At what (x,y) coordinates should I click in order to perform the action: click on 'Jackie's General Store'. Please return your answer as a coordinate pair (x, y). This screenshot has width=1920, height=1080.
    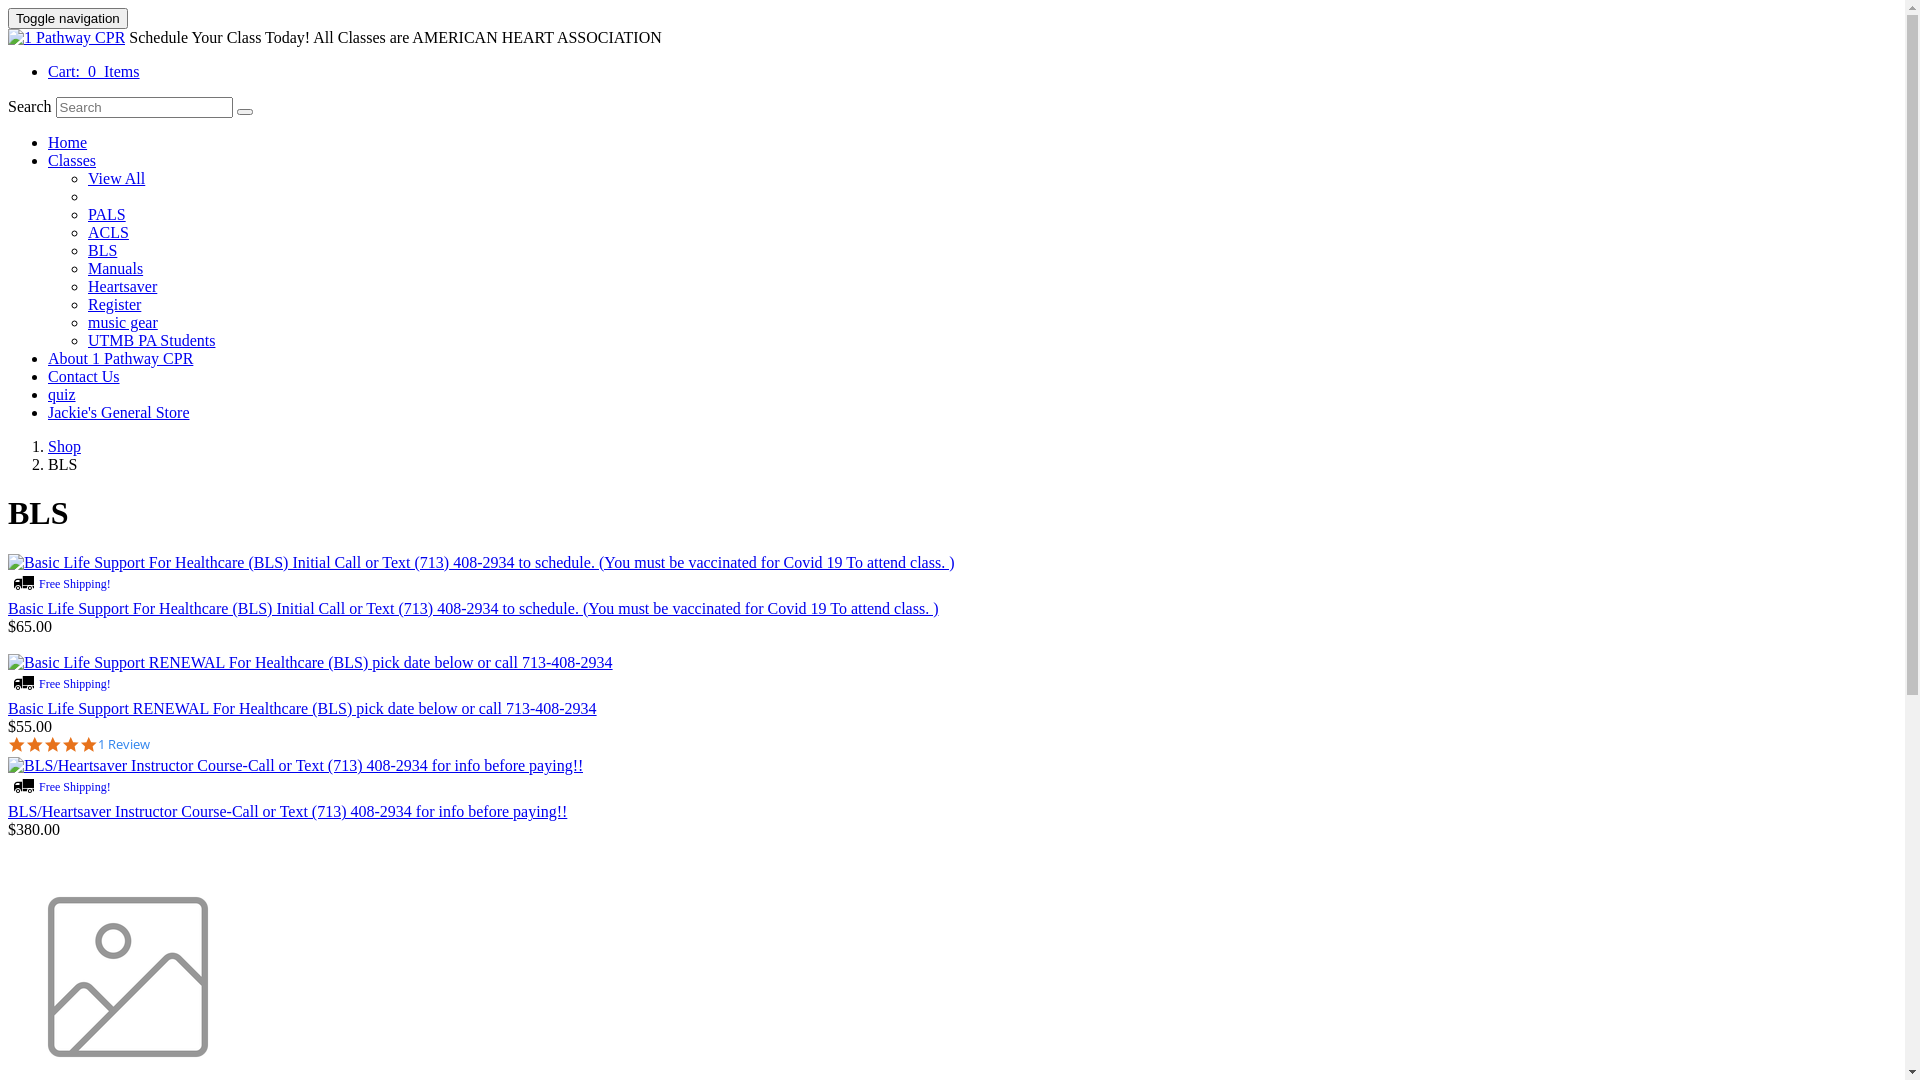
    Looking at the image, I should click on (48, 411).